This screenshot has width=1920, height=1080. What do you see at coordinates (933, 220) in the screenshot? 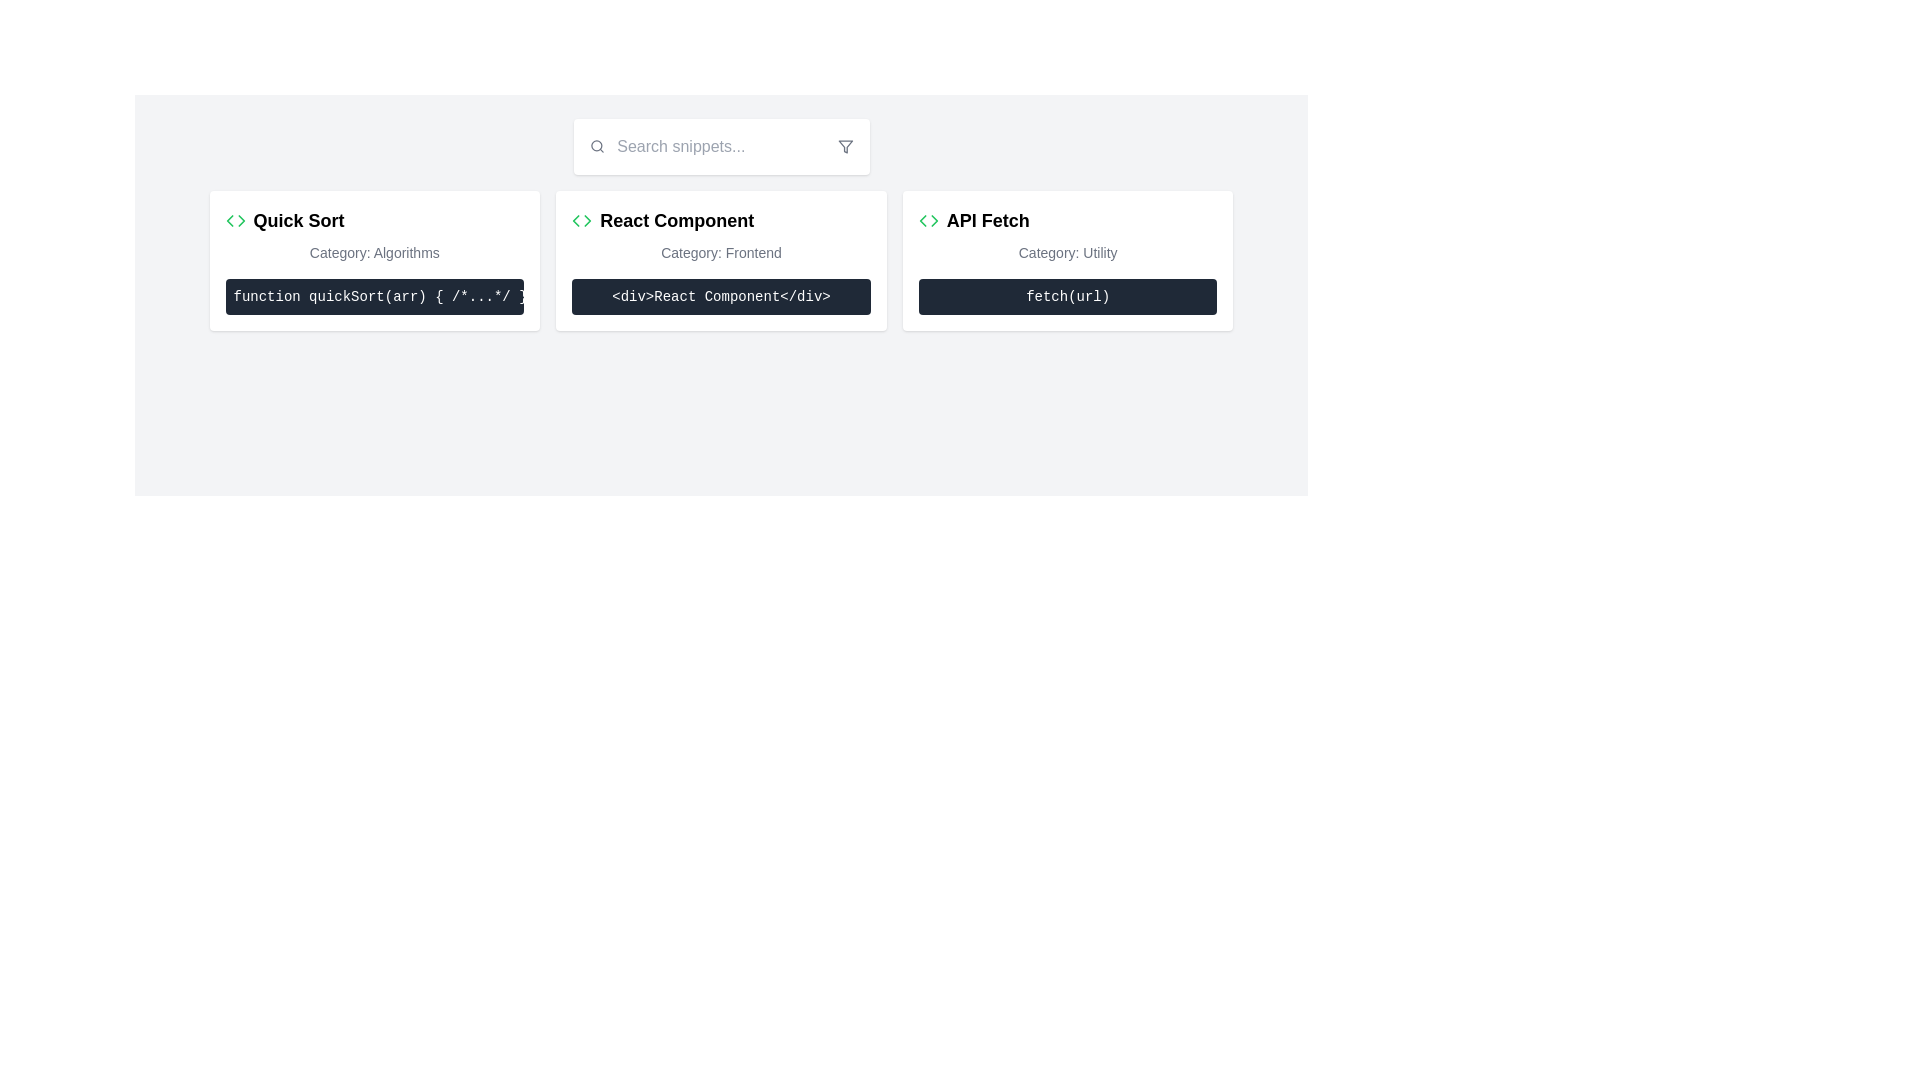
I see `triangular icon component located to the right of the 'Quick Sort' text in the 'Quick Sort' section of the interface` at bounding box center [933, 220].